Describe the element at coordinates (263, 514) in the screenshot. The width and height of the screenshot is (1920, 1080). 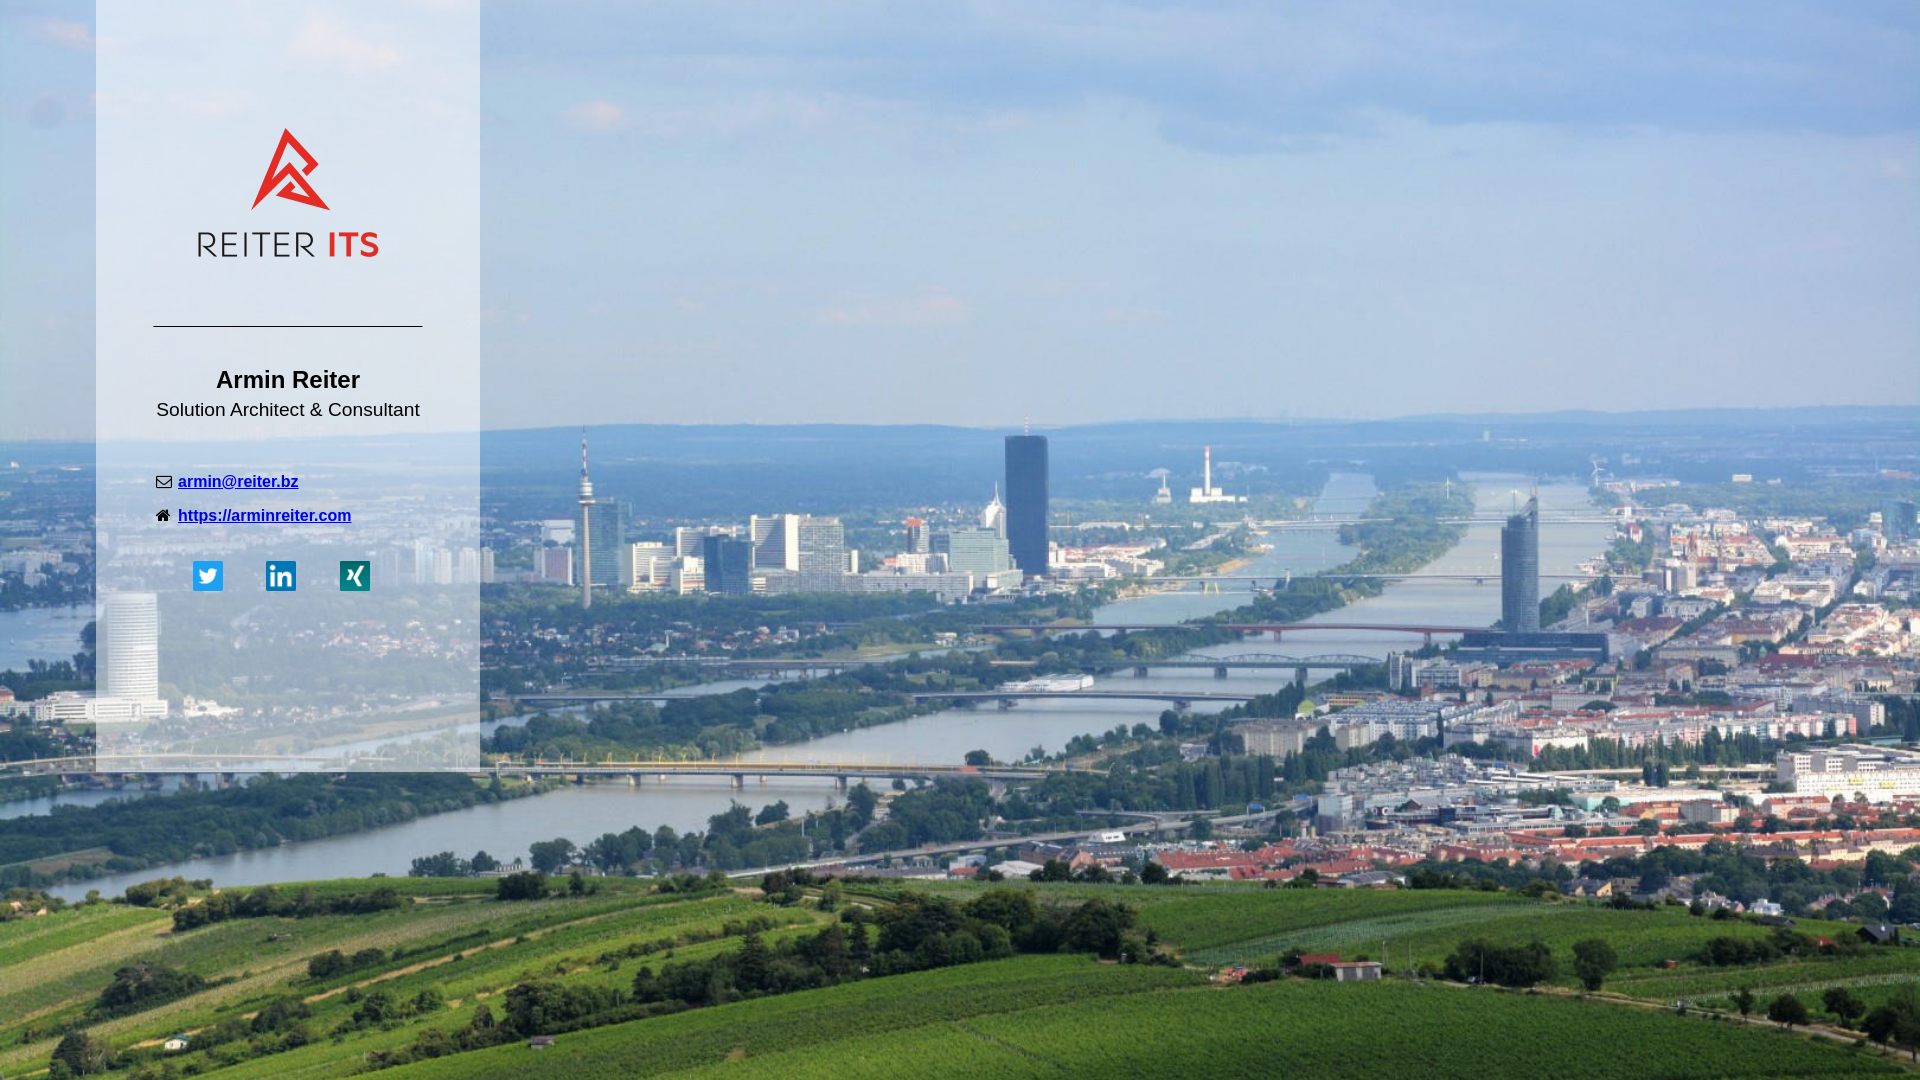
I see `'https://arminreiter.com'` at that location.